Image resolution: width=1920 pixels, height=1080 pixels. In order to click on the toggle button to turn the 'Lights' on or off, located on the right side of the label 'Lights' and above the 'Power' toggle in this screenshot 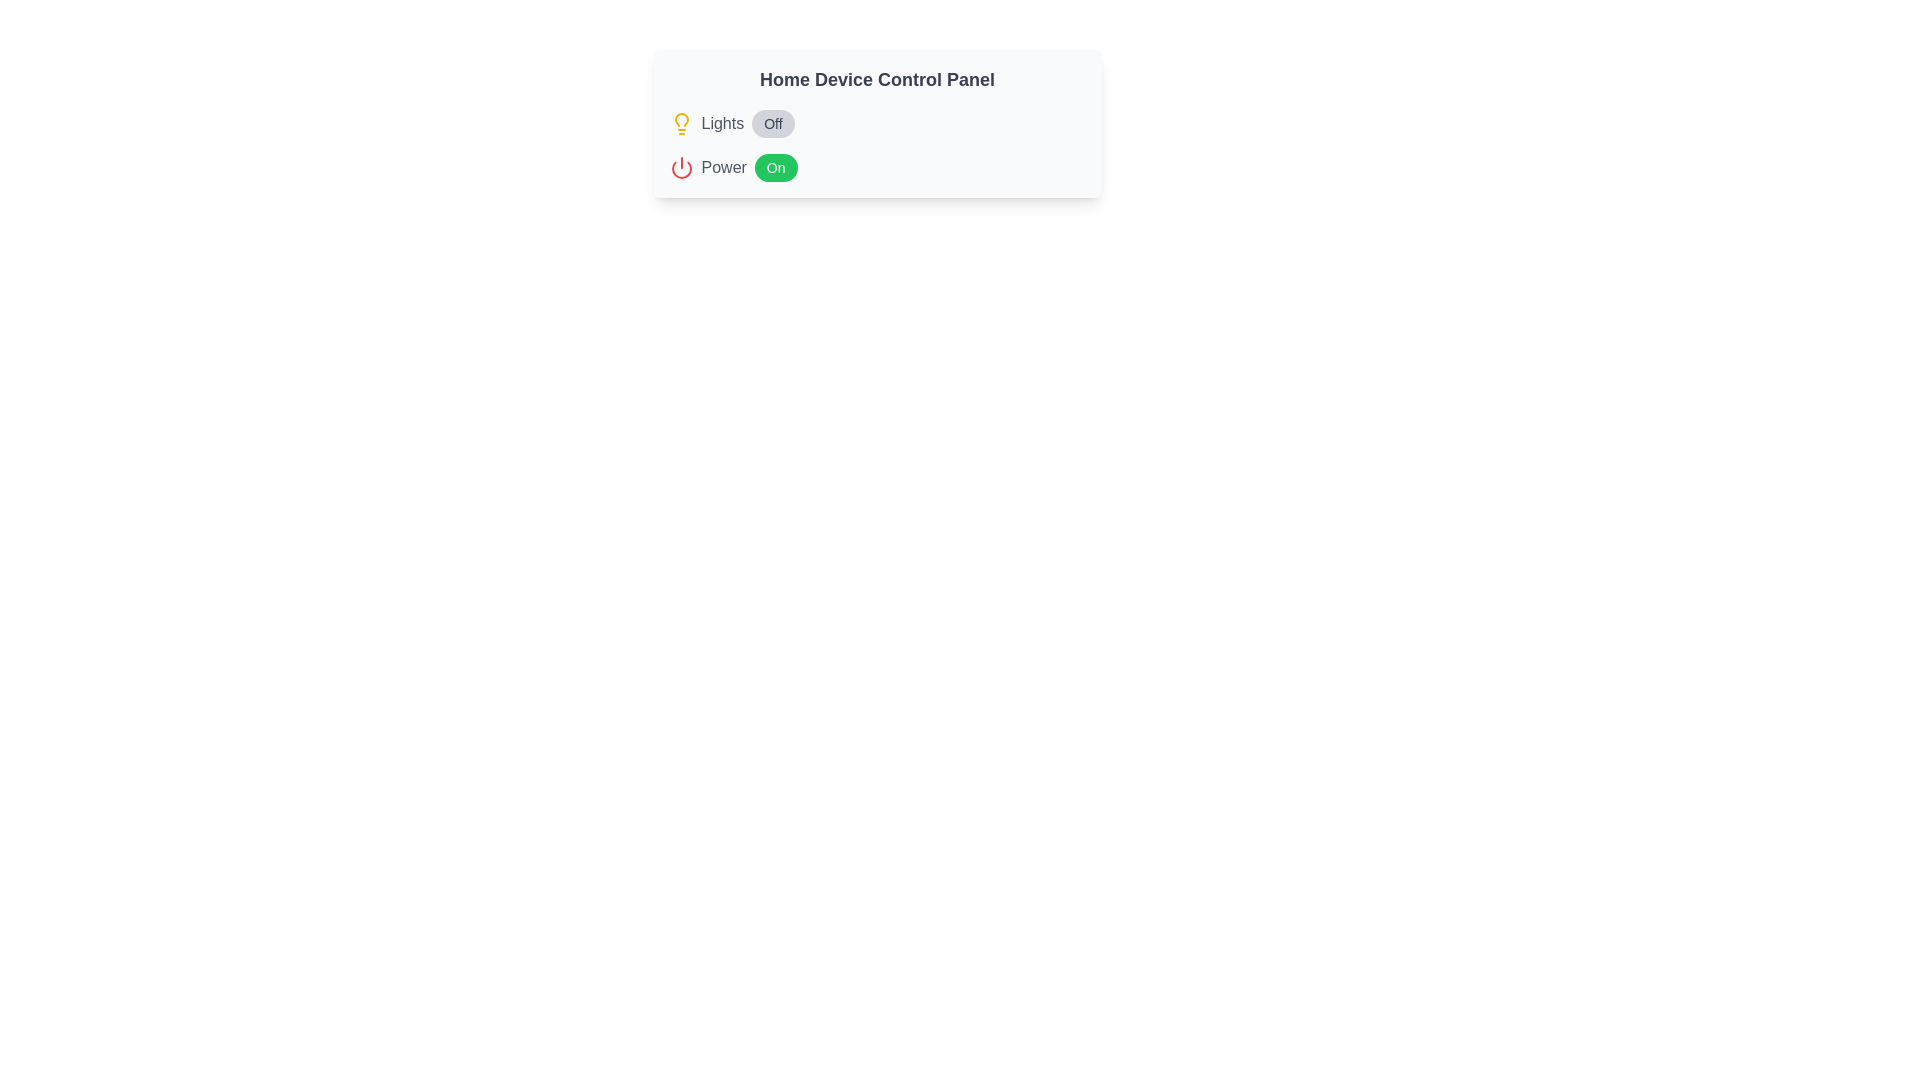, I will do `click(772, 123)`.